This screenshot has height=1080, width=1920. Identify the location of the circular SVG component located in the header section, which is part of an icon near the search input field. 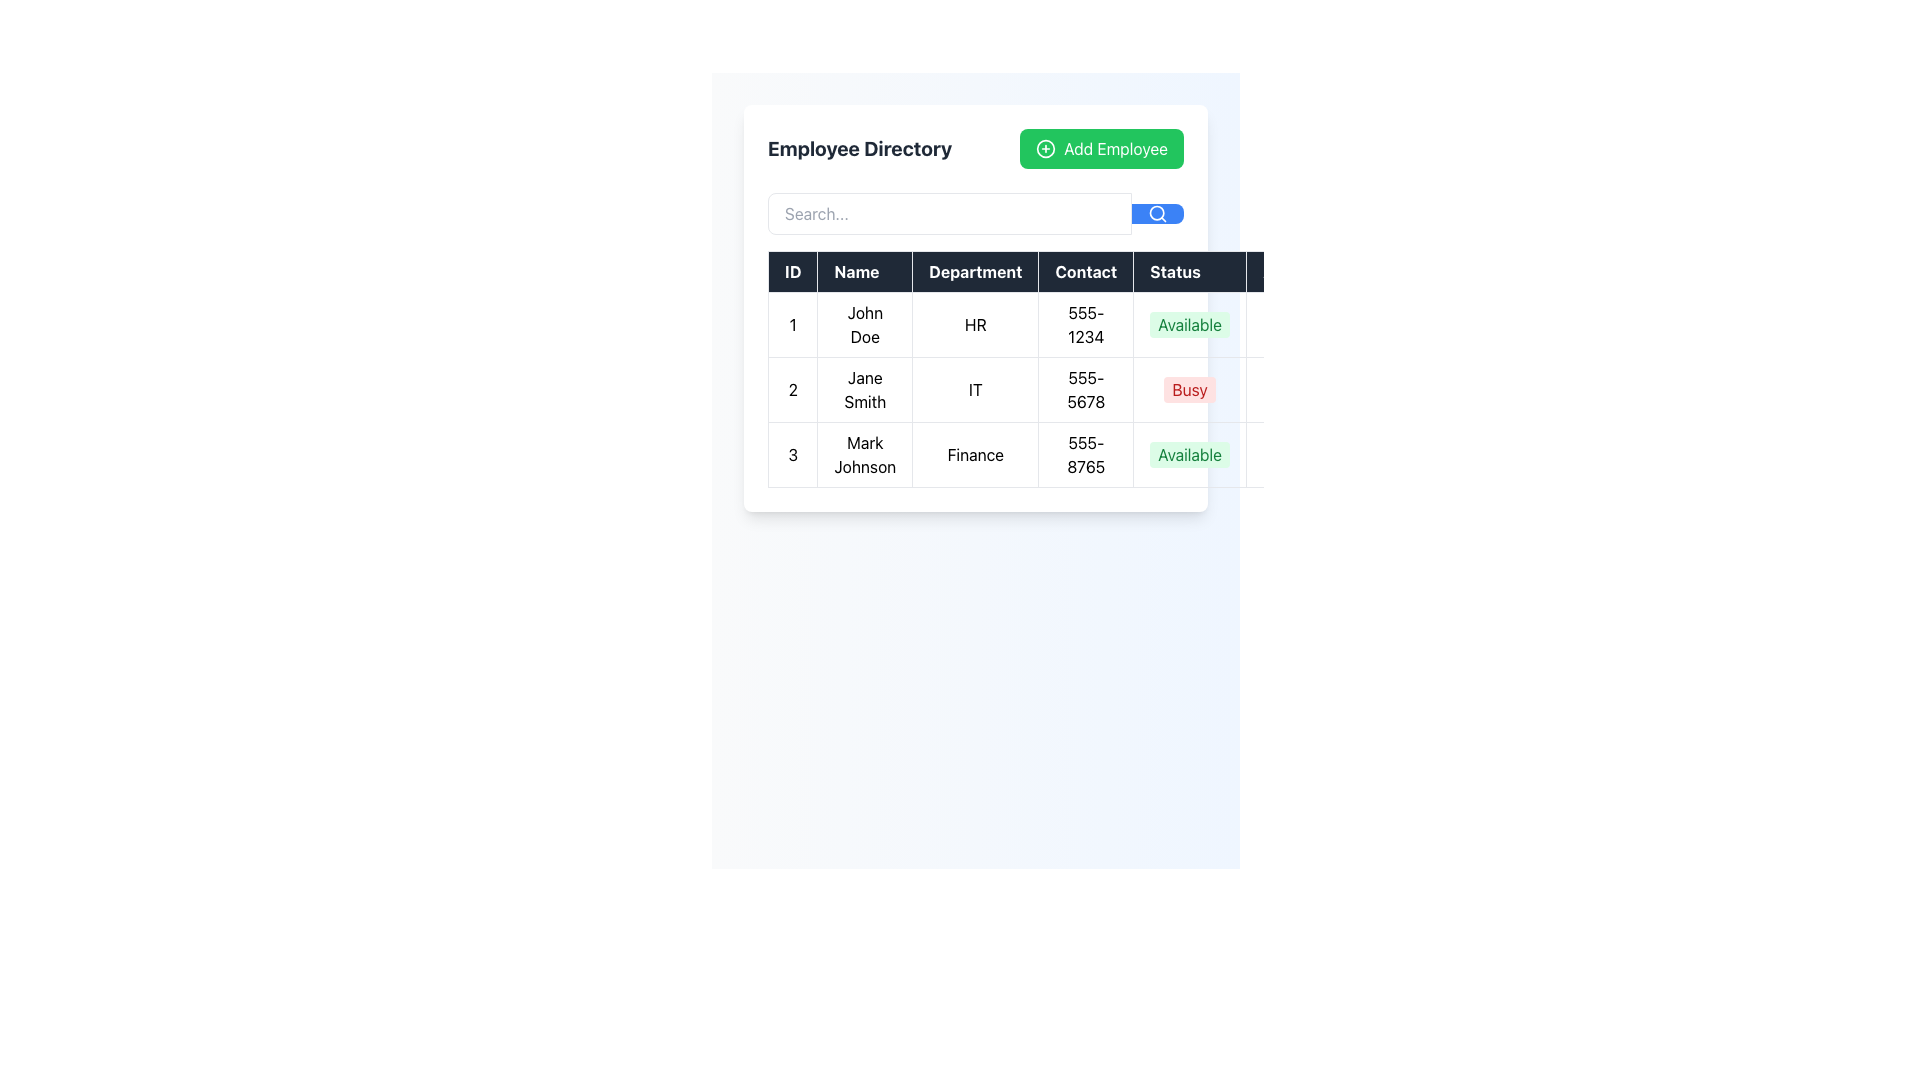
(1157, 213).